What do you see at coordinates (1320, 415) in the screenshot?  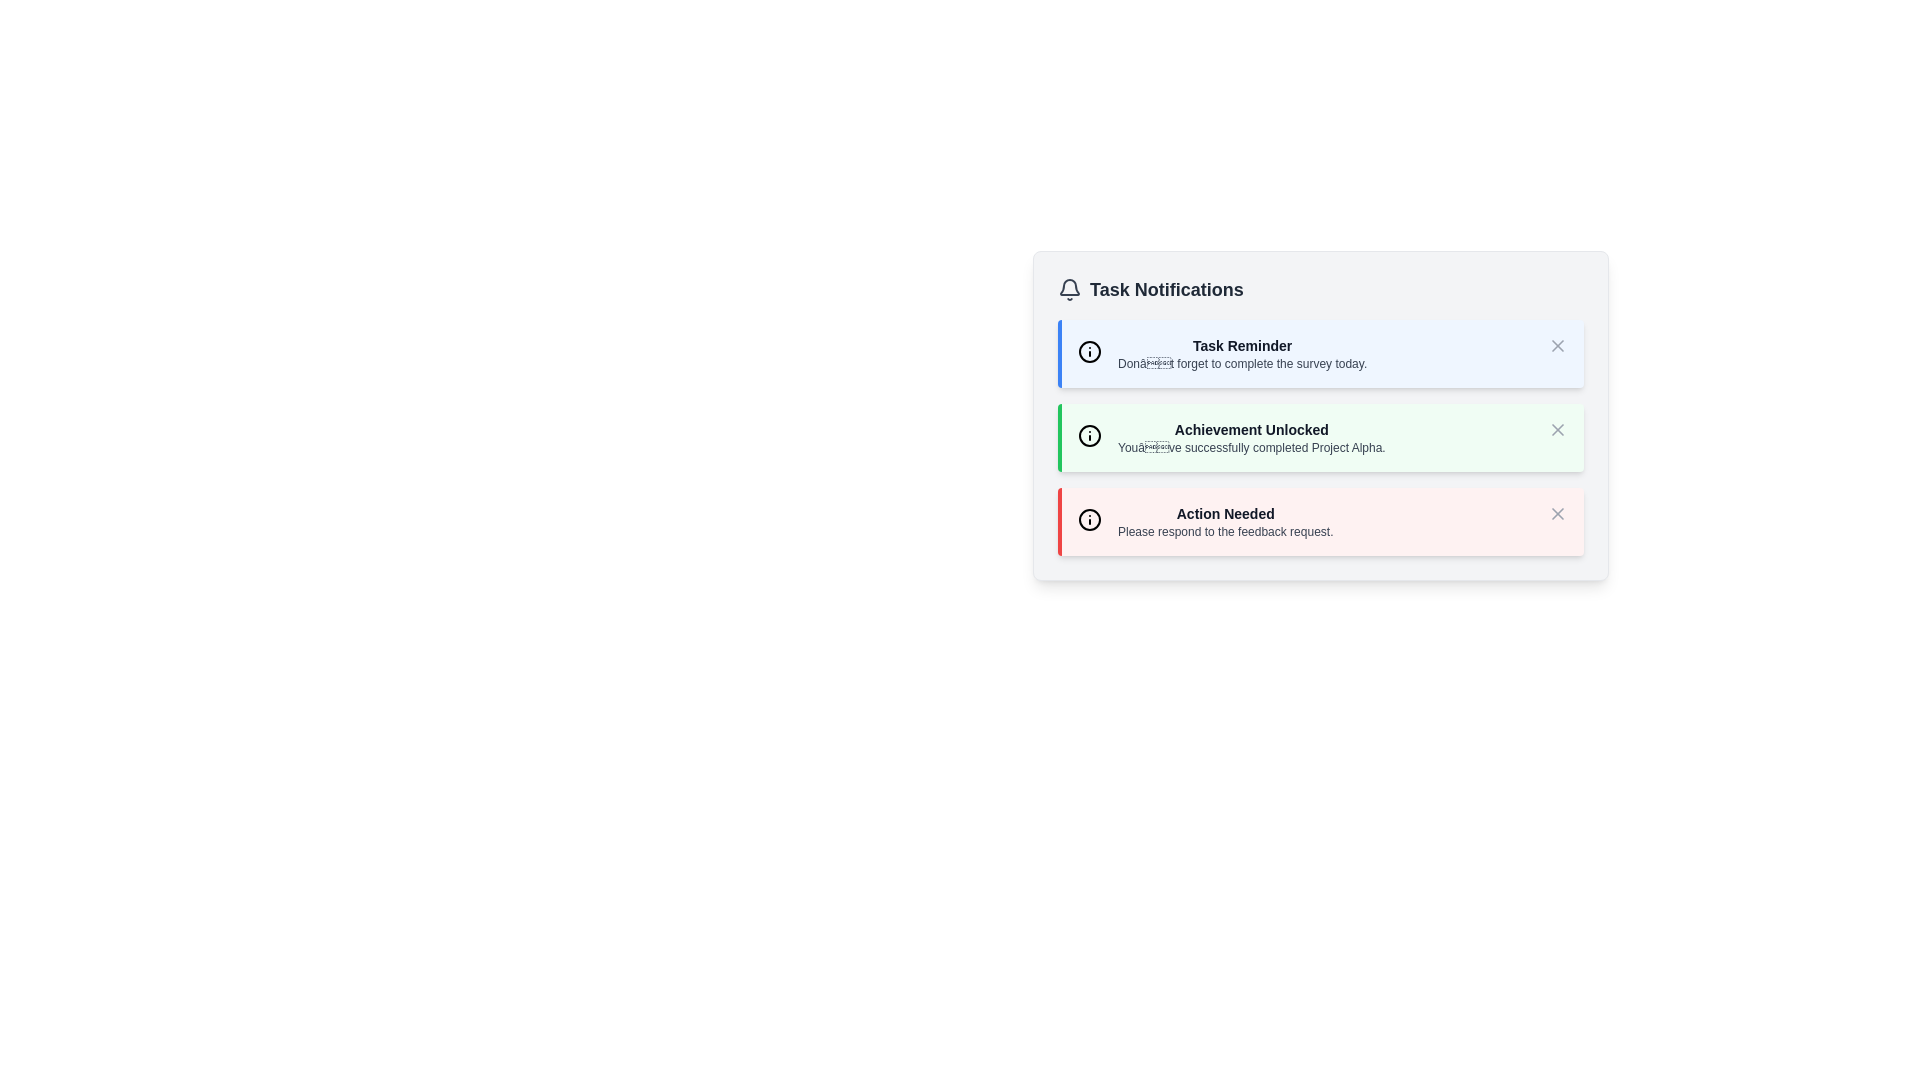 I see `the Notification Card for 'Project Alpha', which is the second card in the vertical list of notifications` at bounding box center [1320, 415].